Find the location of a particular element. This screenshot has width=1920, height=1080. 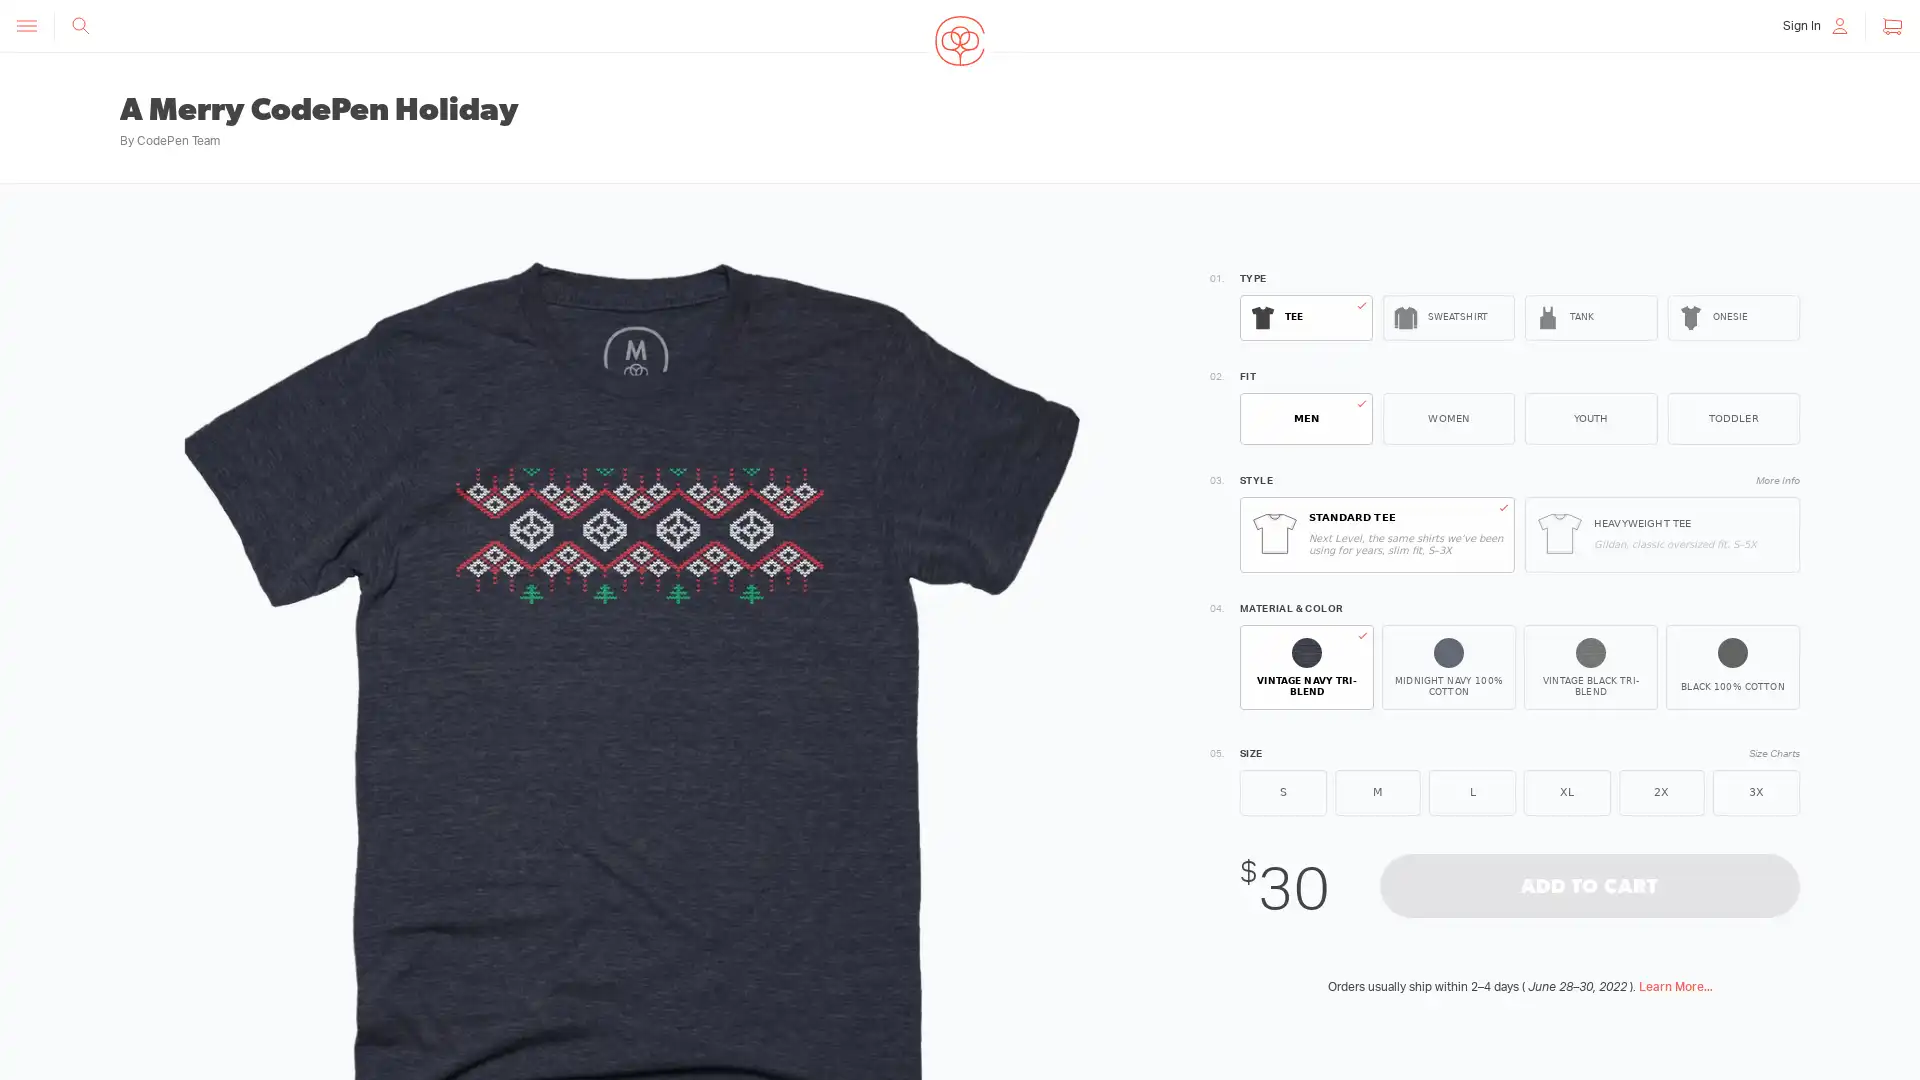

WOMEN is located at coordinates (1448, 418).